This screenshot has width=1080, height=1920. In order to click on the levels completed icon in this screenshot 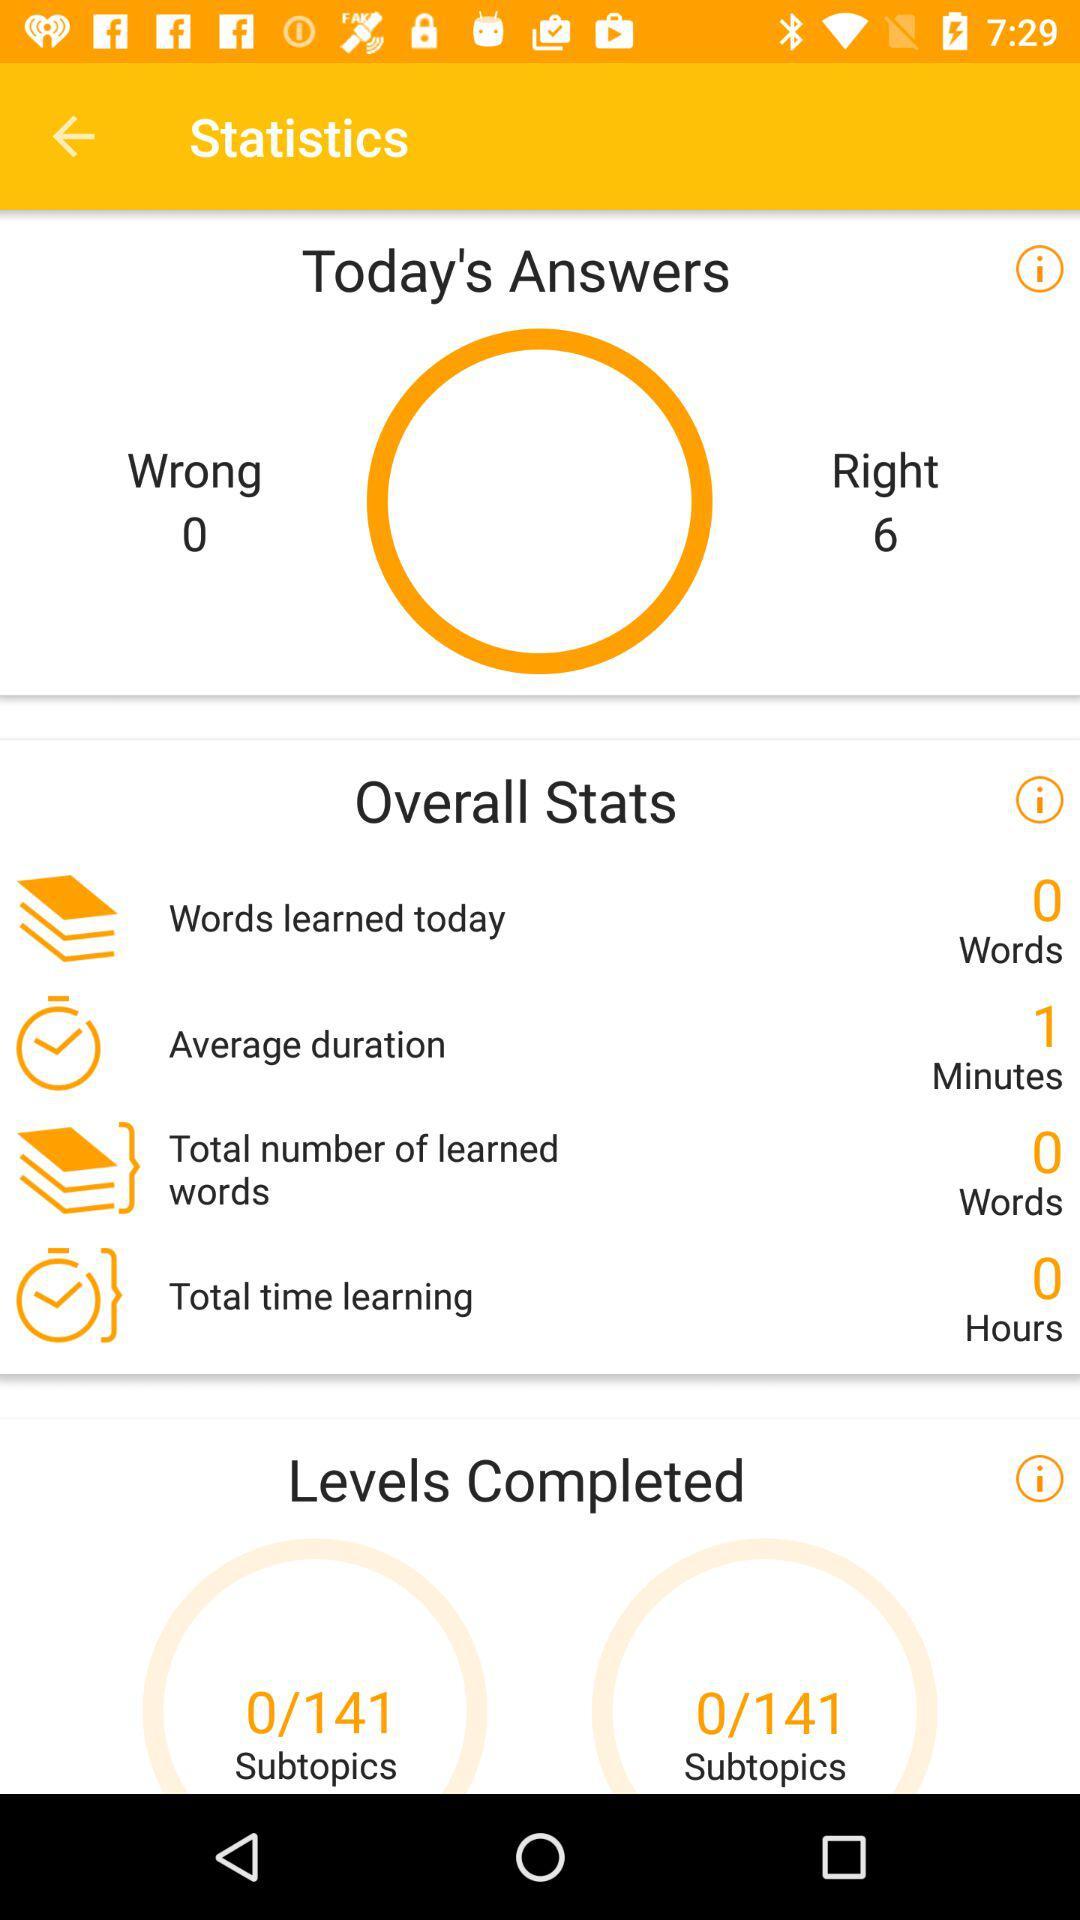, I will do `click(540, 1478)`.